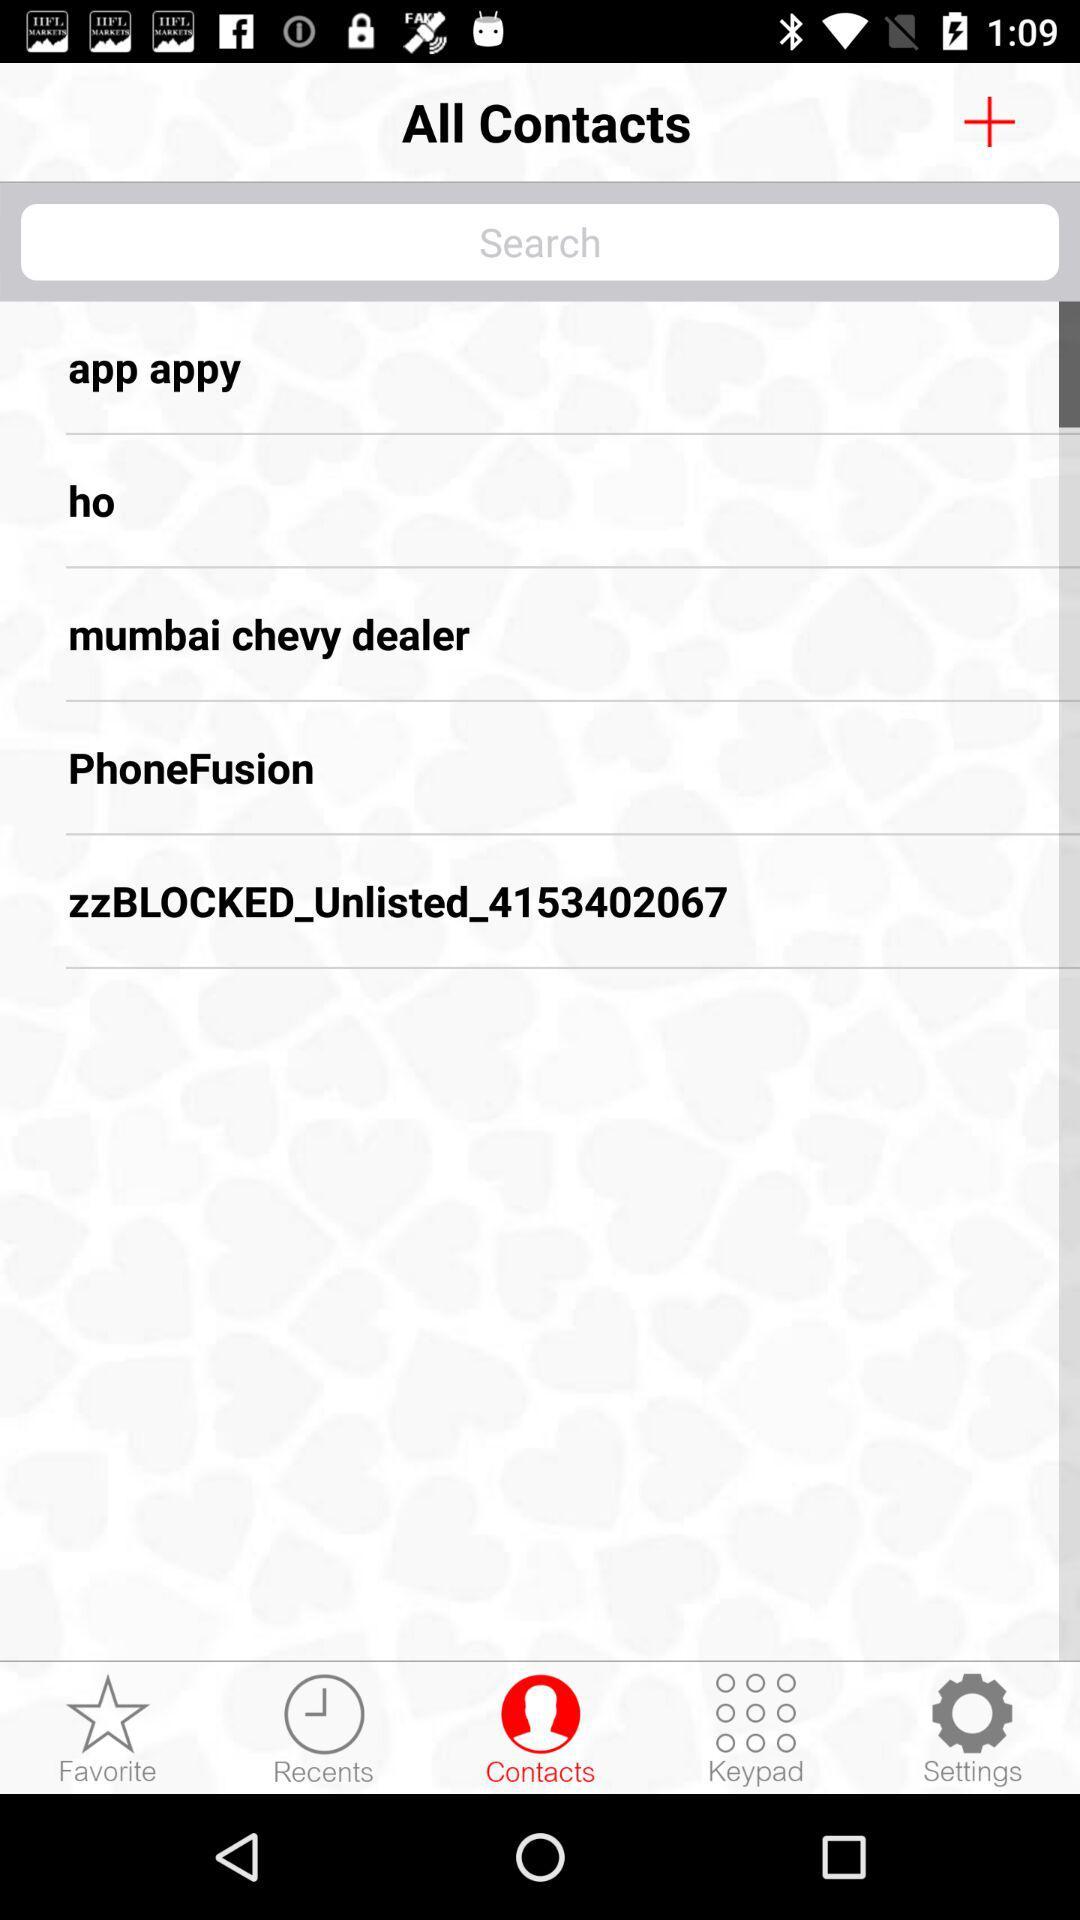 This screenshot has width=1080, height=1920. I want to click on search, so click(540, 241).